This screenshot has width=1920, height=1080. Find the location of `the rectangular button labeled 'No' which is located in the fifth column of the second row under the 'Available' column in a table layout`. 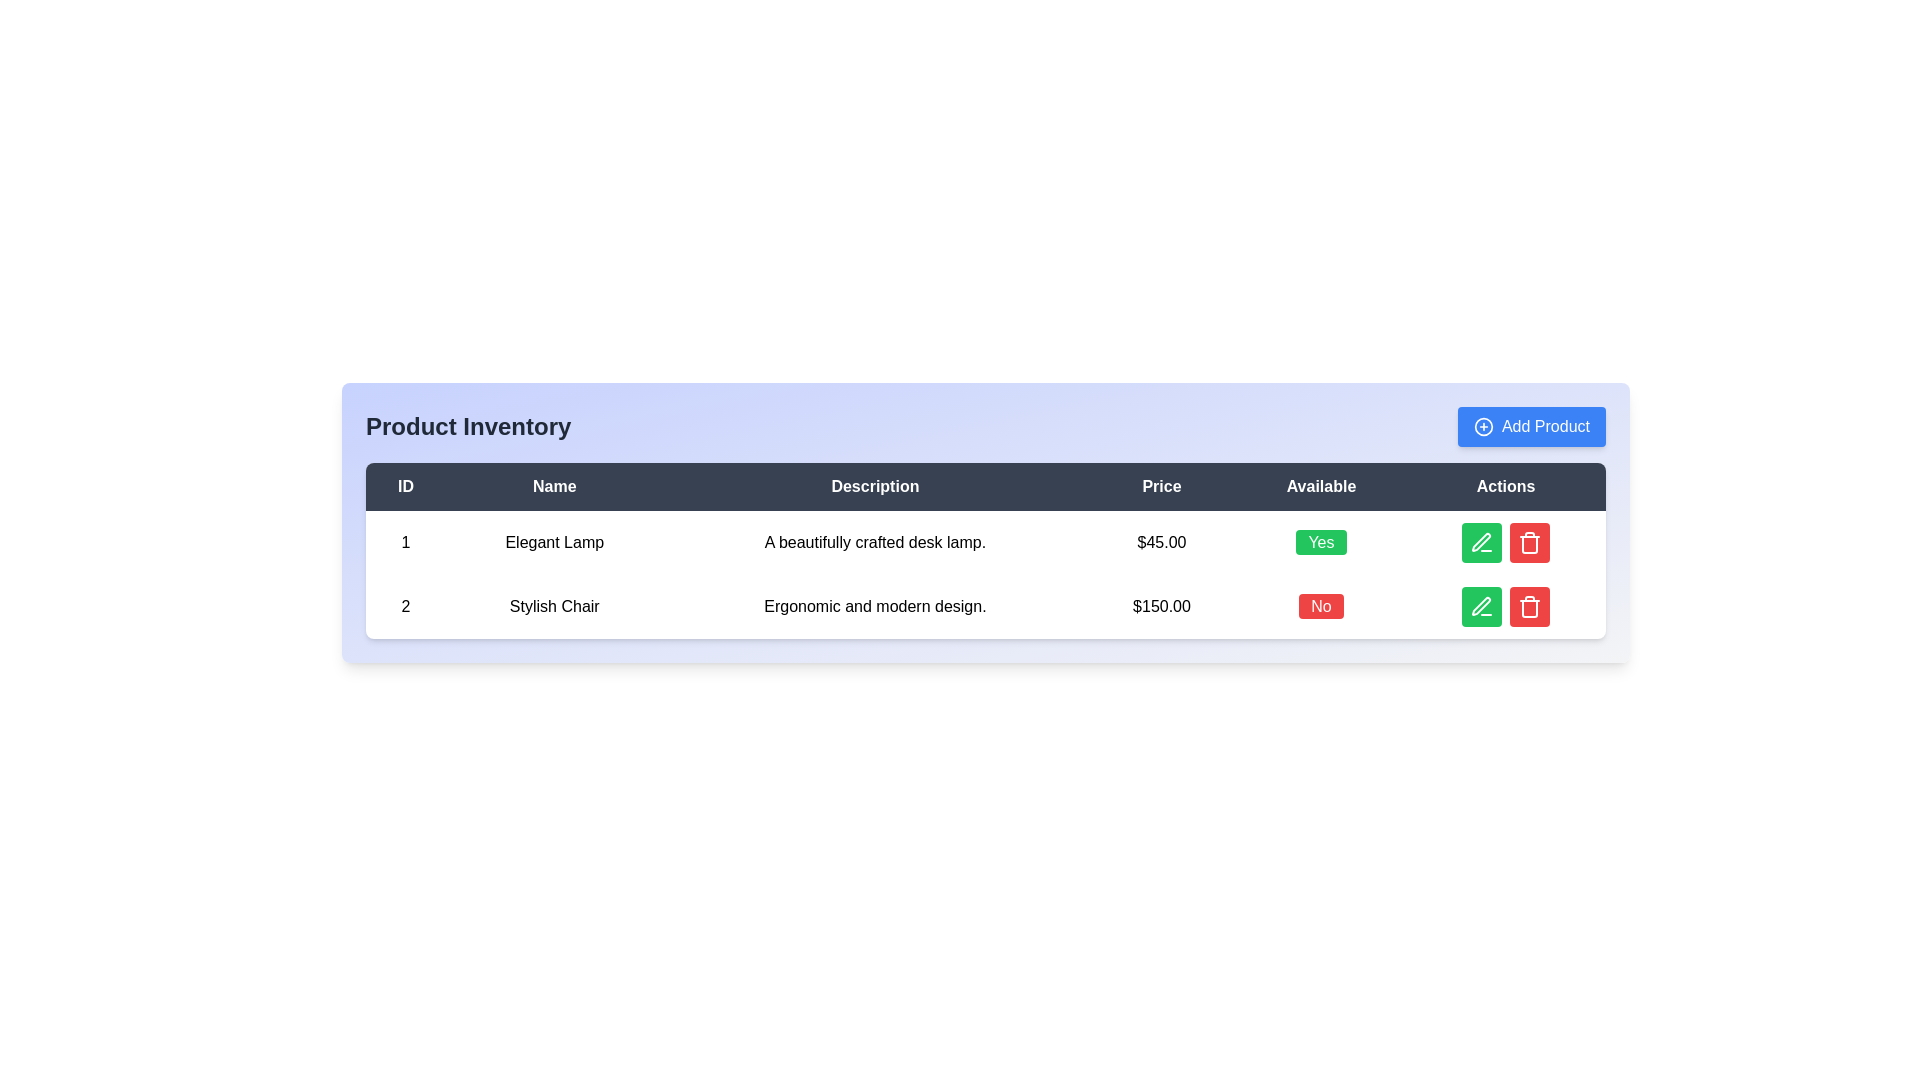

the rectangular button labeled 'No' which is located in the fifth column of the second row under the 'Available' column in a table layout is located at coordinates (1321, 605).